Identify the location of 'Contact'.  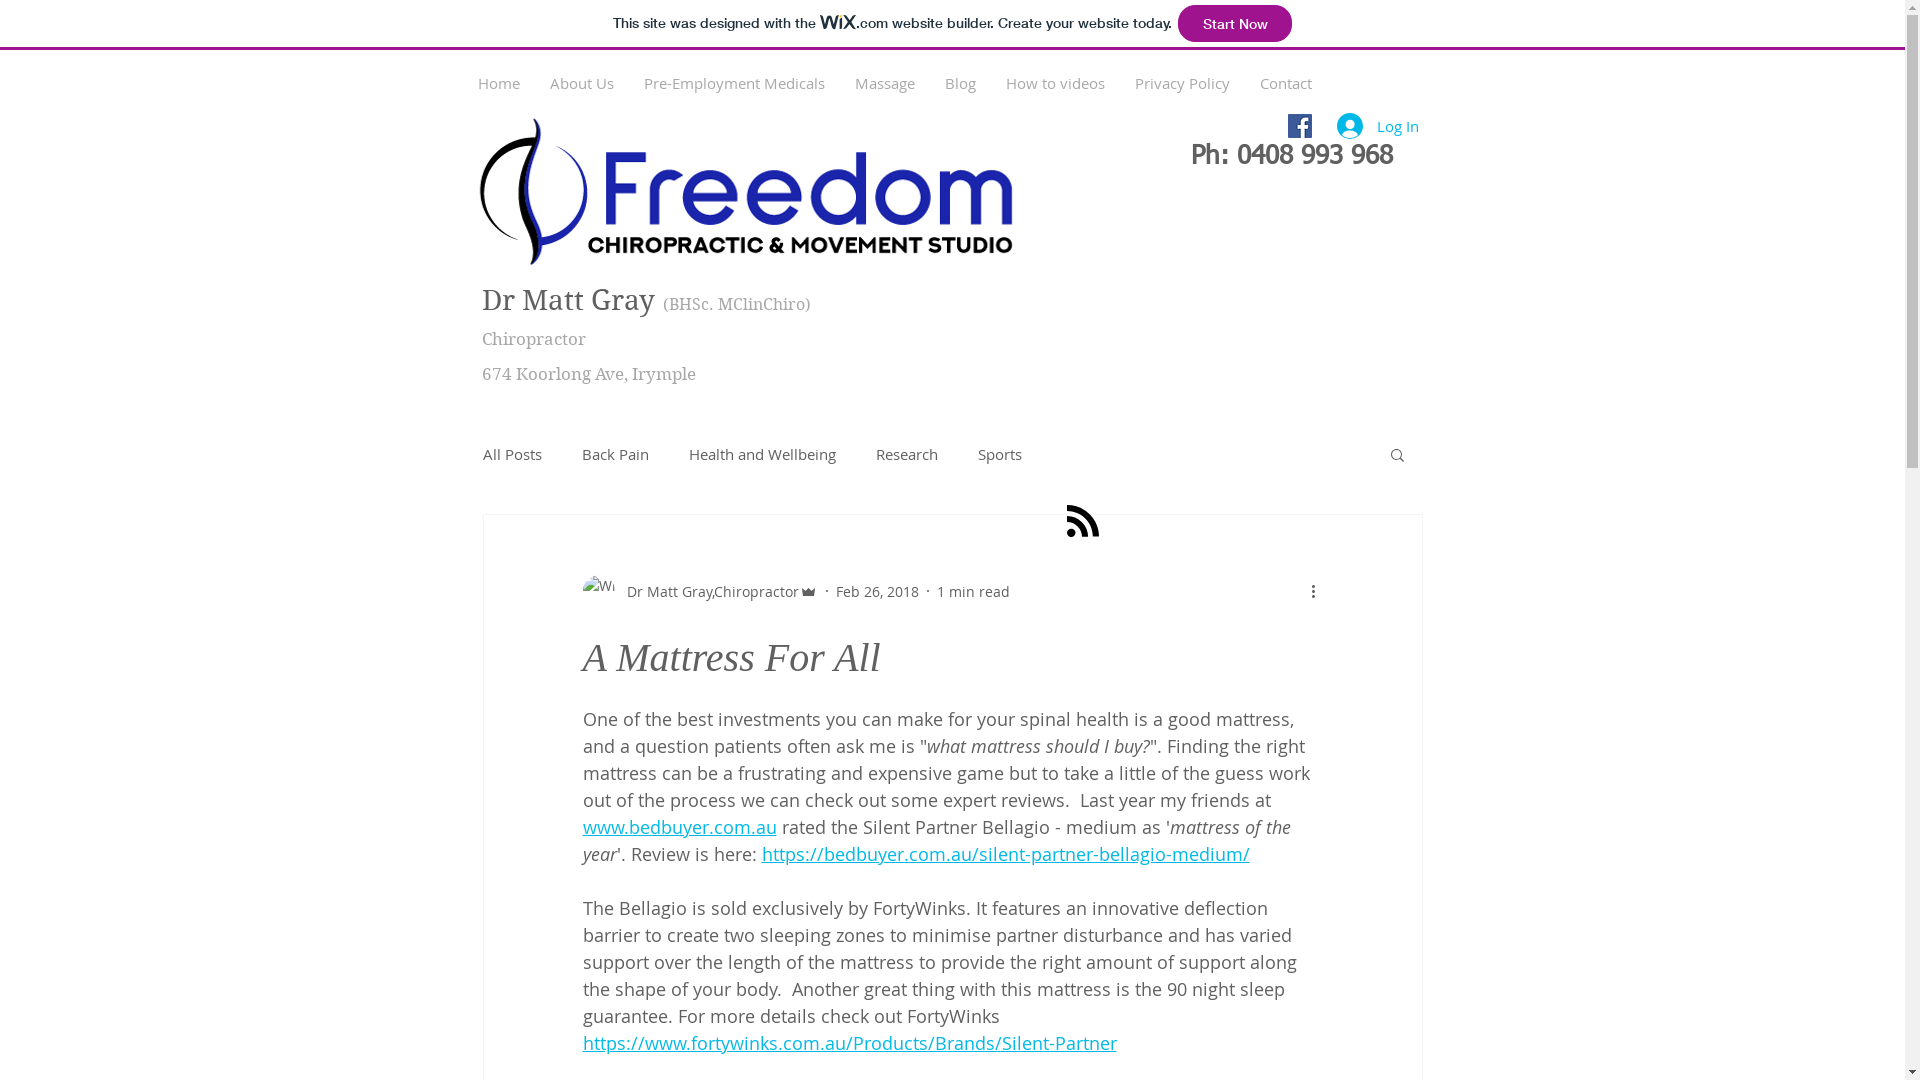
(1285, 82).